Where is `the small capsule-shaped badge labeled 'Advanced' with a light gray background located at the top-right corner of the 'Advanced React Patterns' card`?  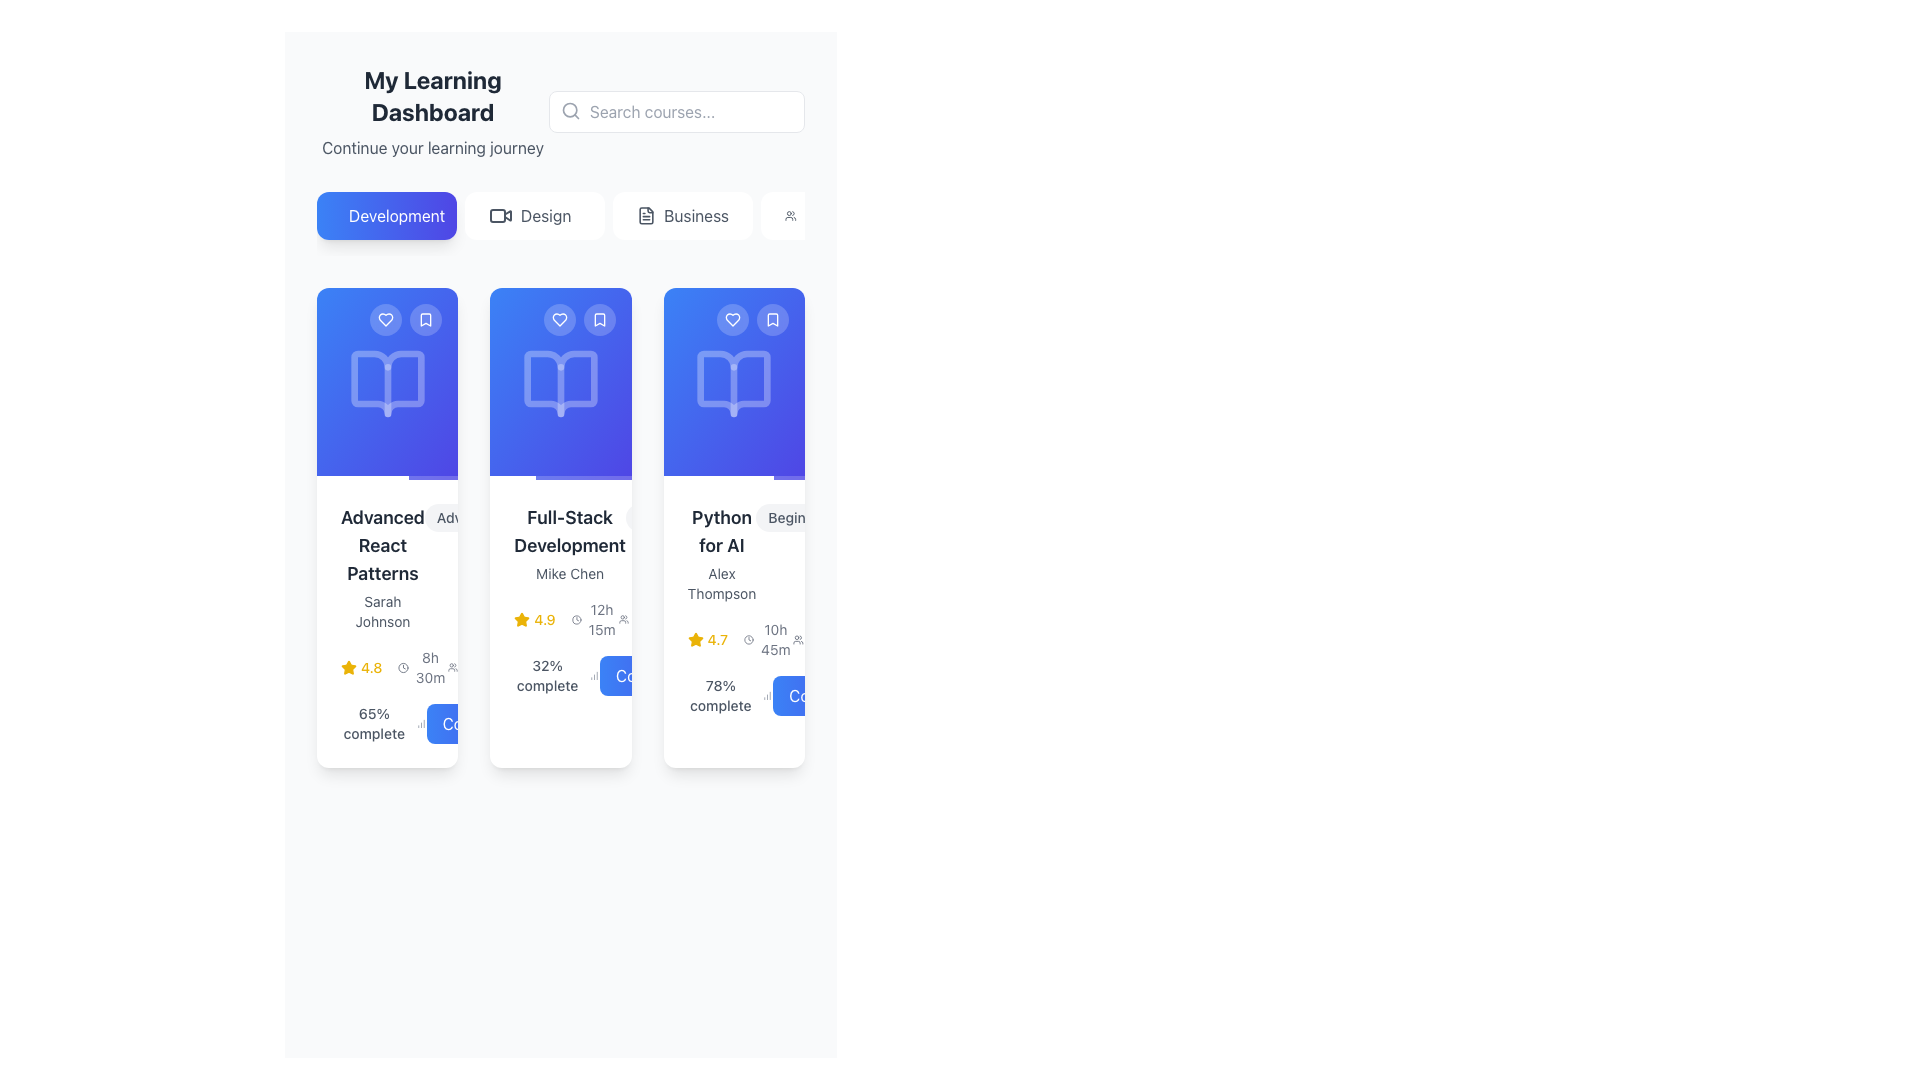 the small capsule-shaped badge labeled 'Advanced' with a light gray background located at the top-right corner of the 'Advanced React Patterns' card is located at coordinates (468, 516).